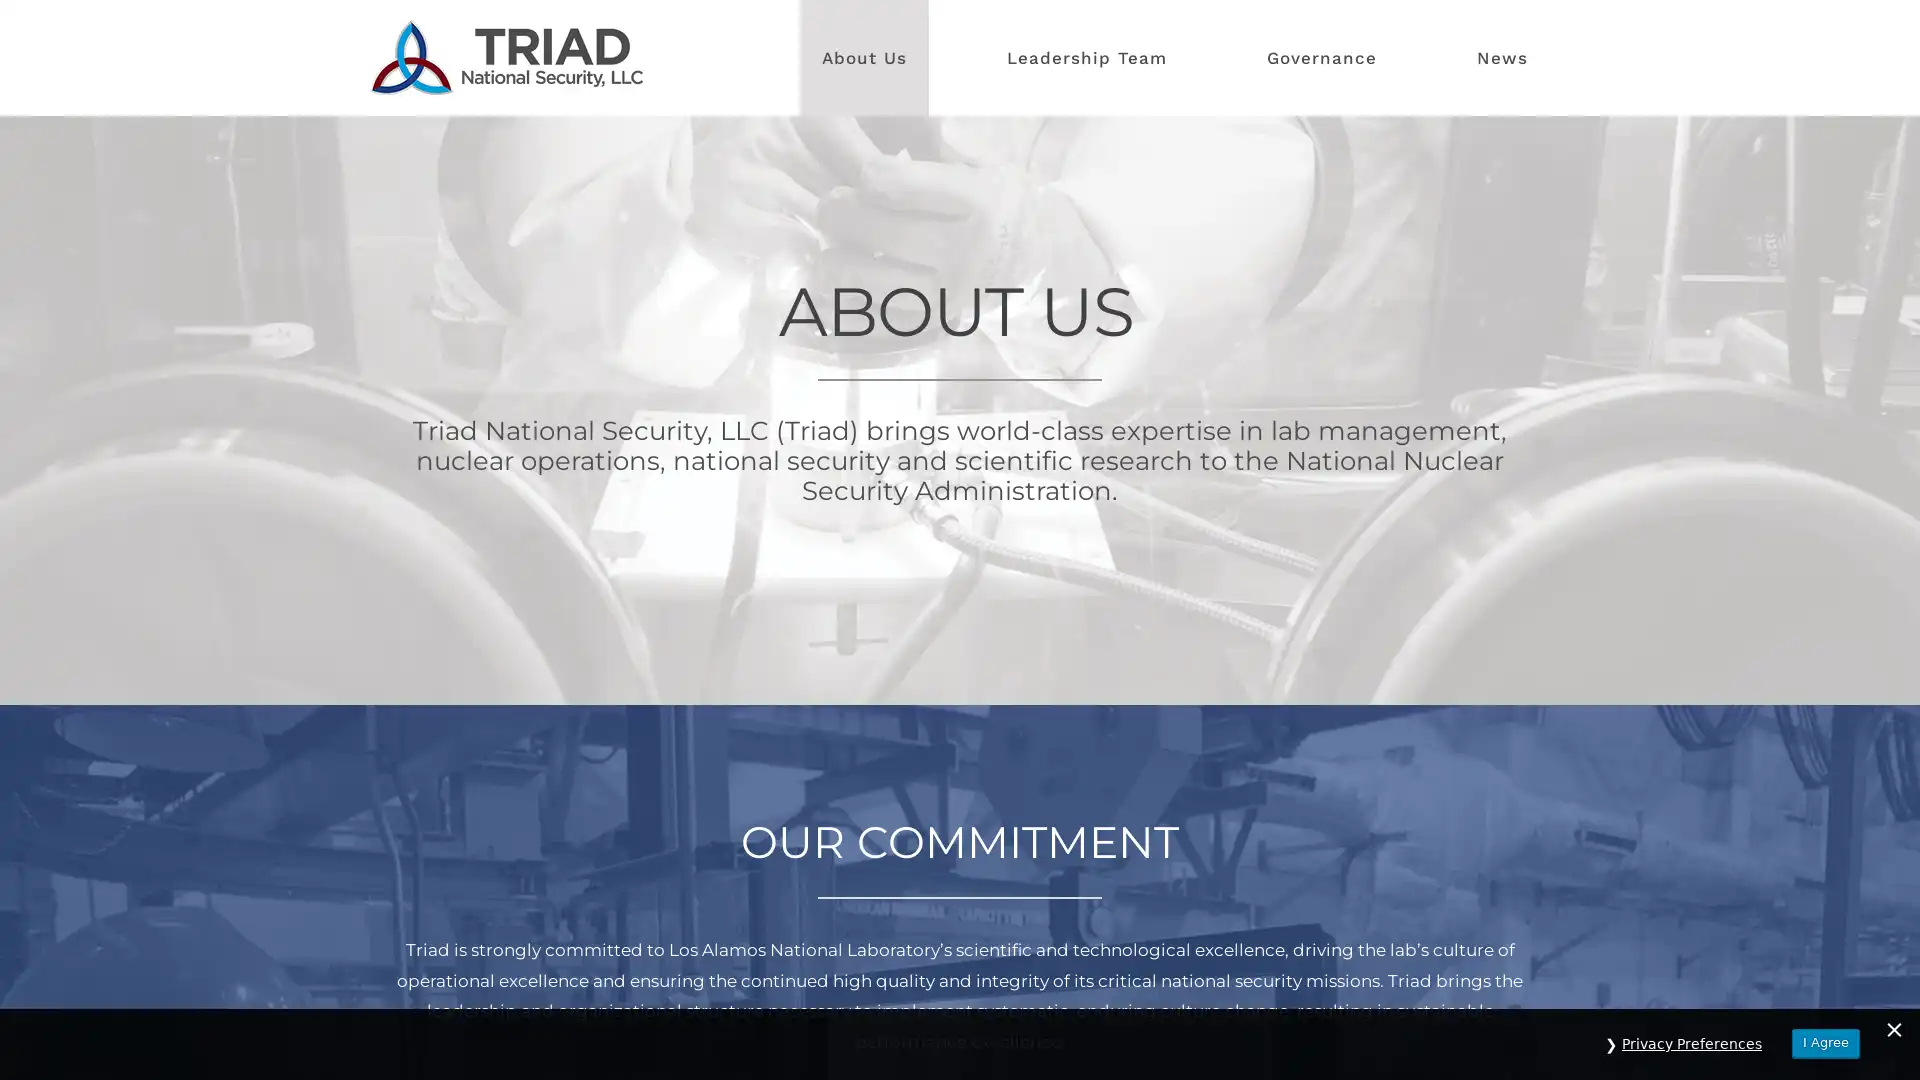 This screenshot has height=1080, width=1920. I want to click on I Agree, so click(1825, 1042).